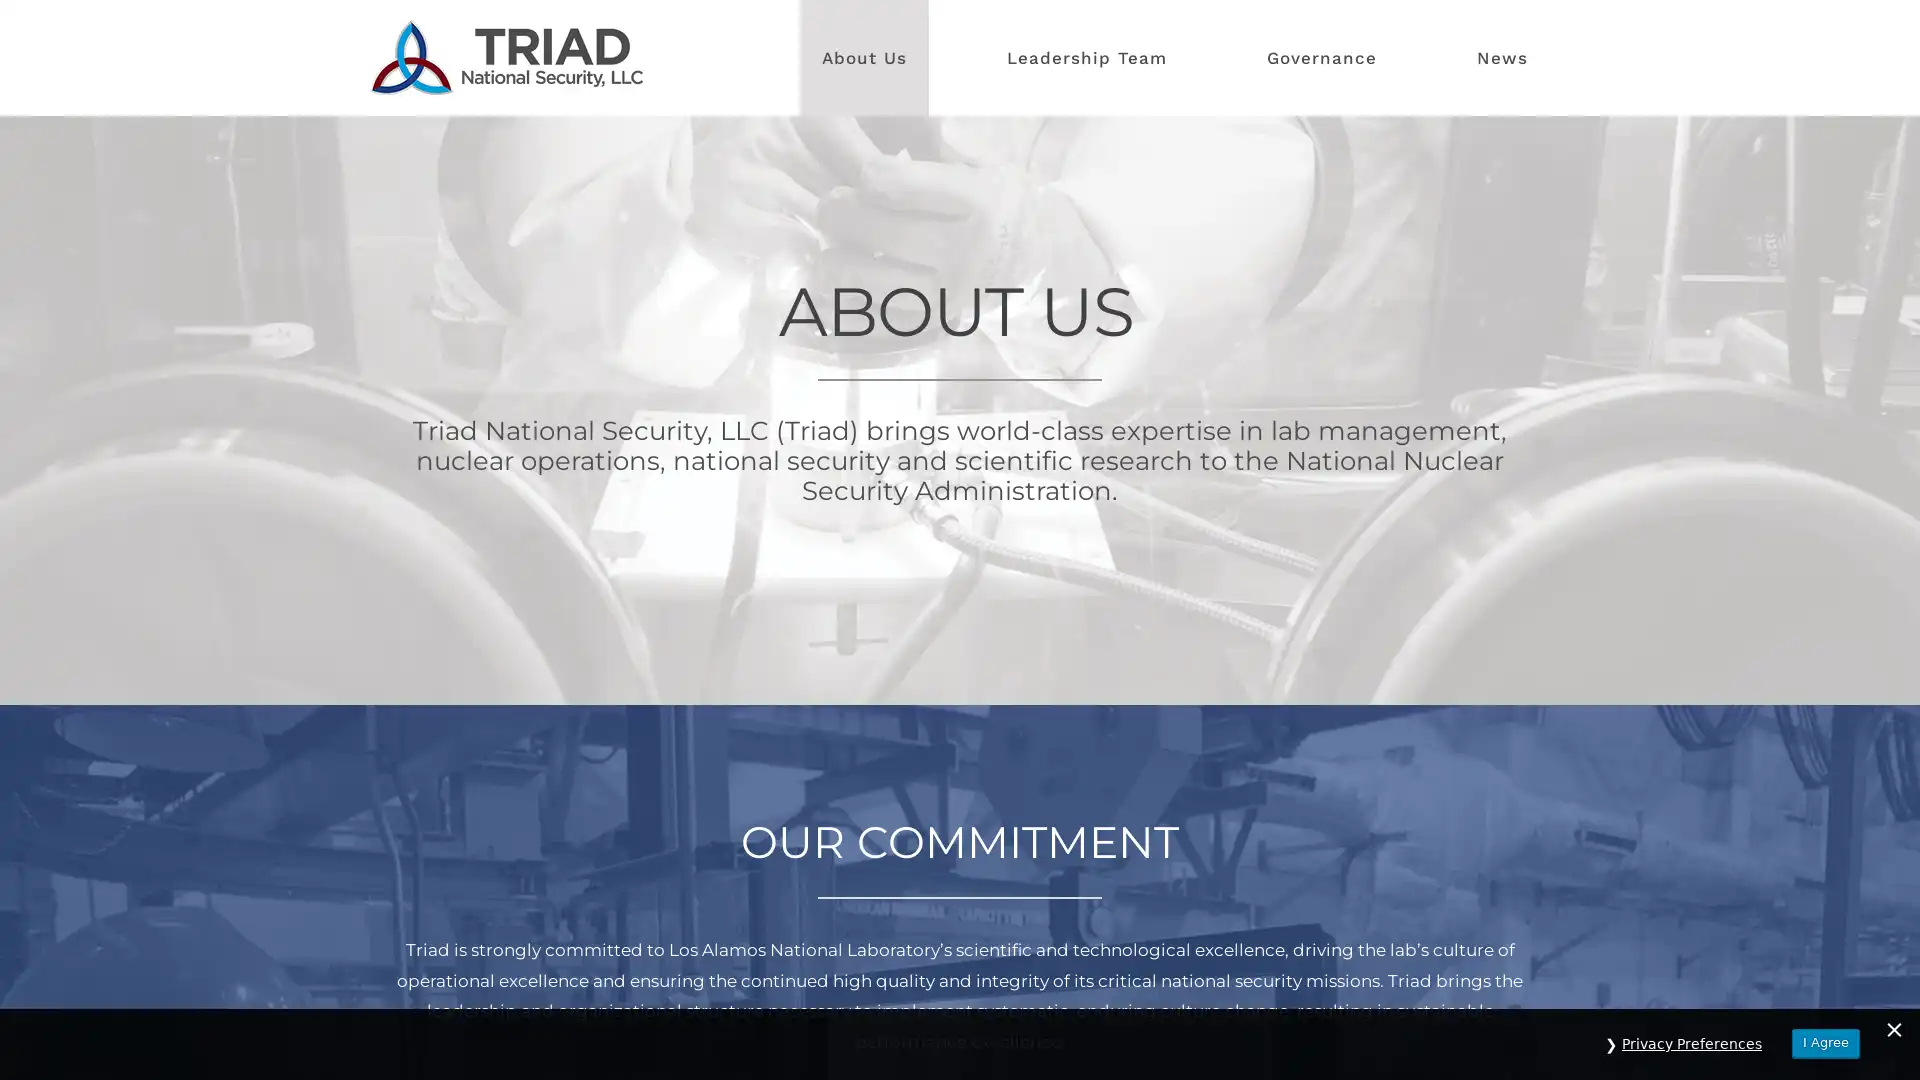 This screenshot has height=1080, width=1920. I want to click on I Agree, so click(1825, 1042).